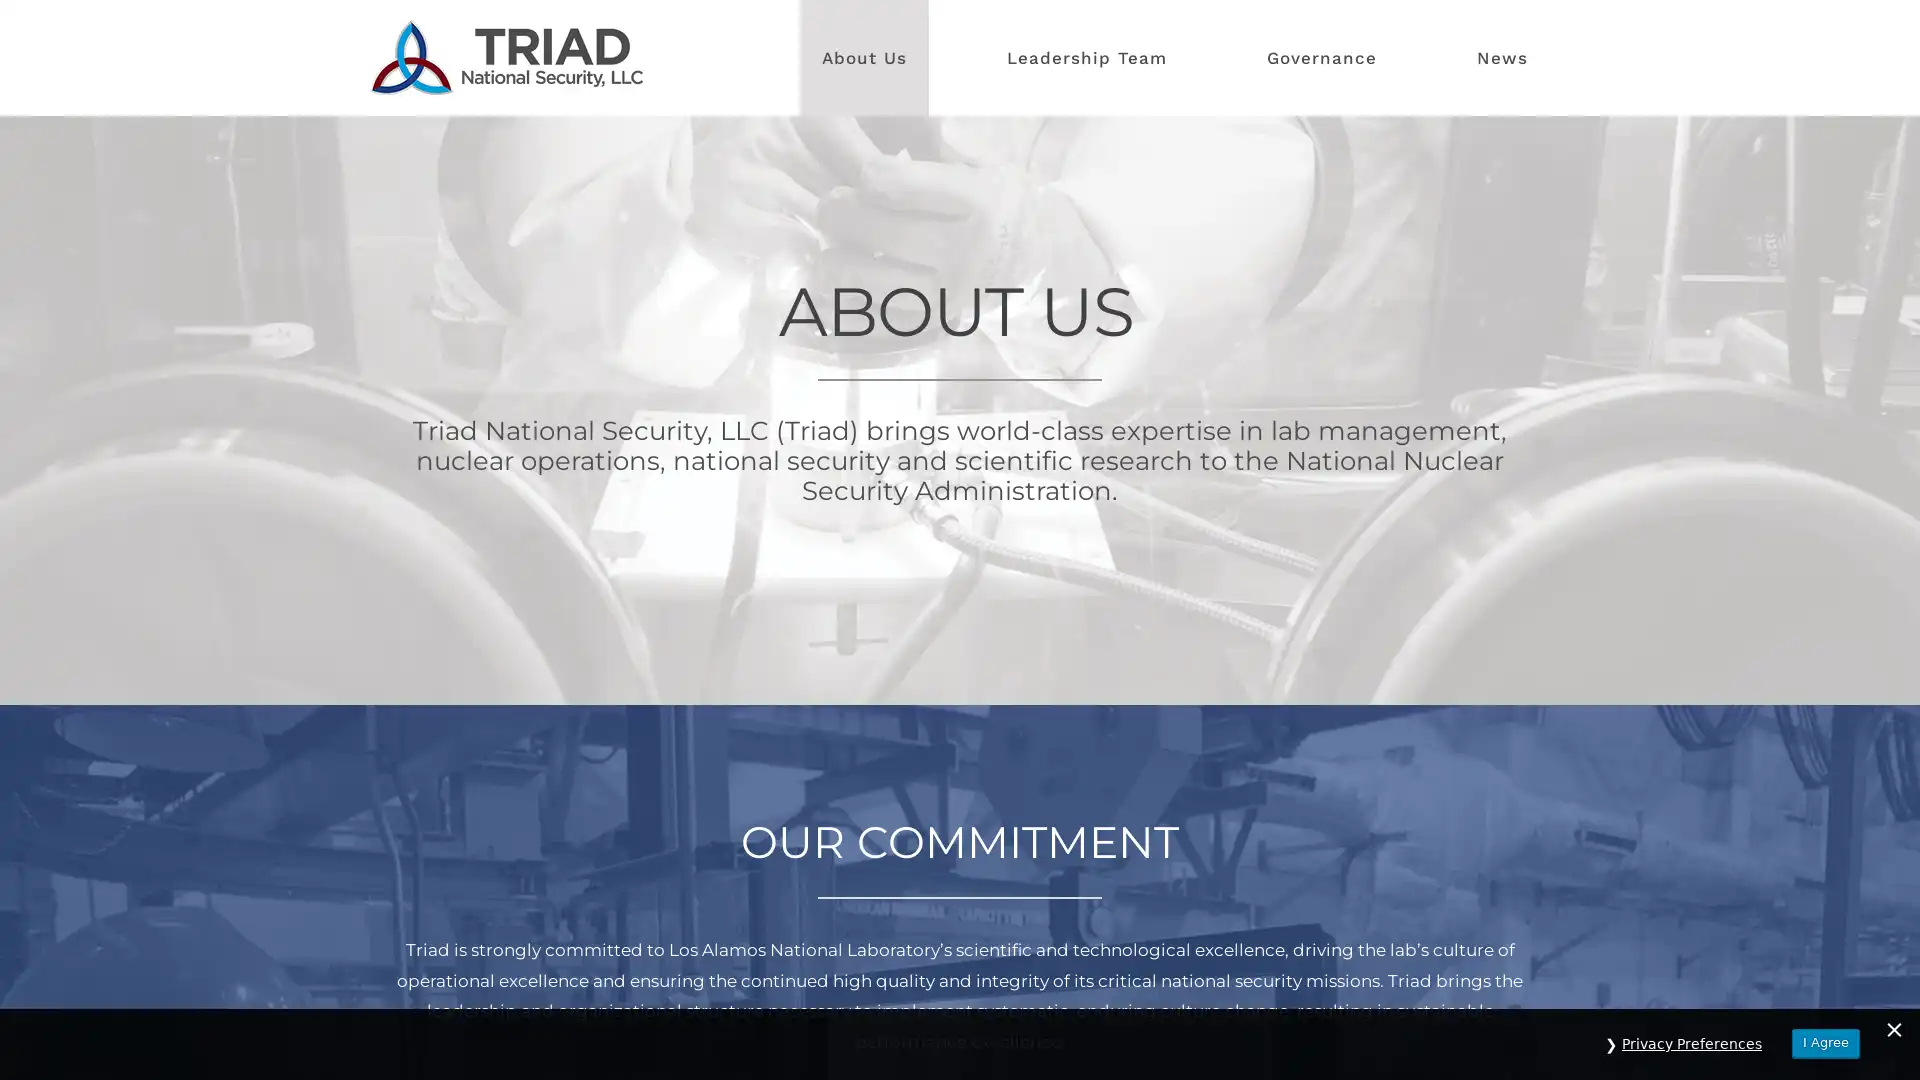 This screenshot has height=1080, width=1920. I want to click on I Agree, so click(1825, 1042).